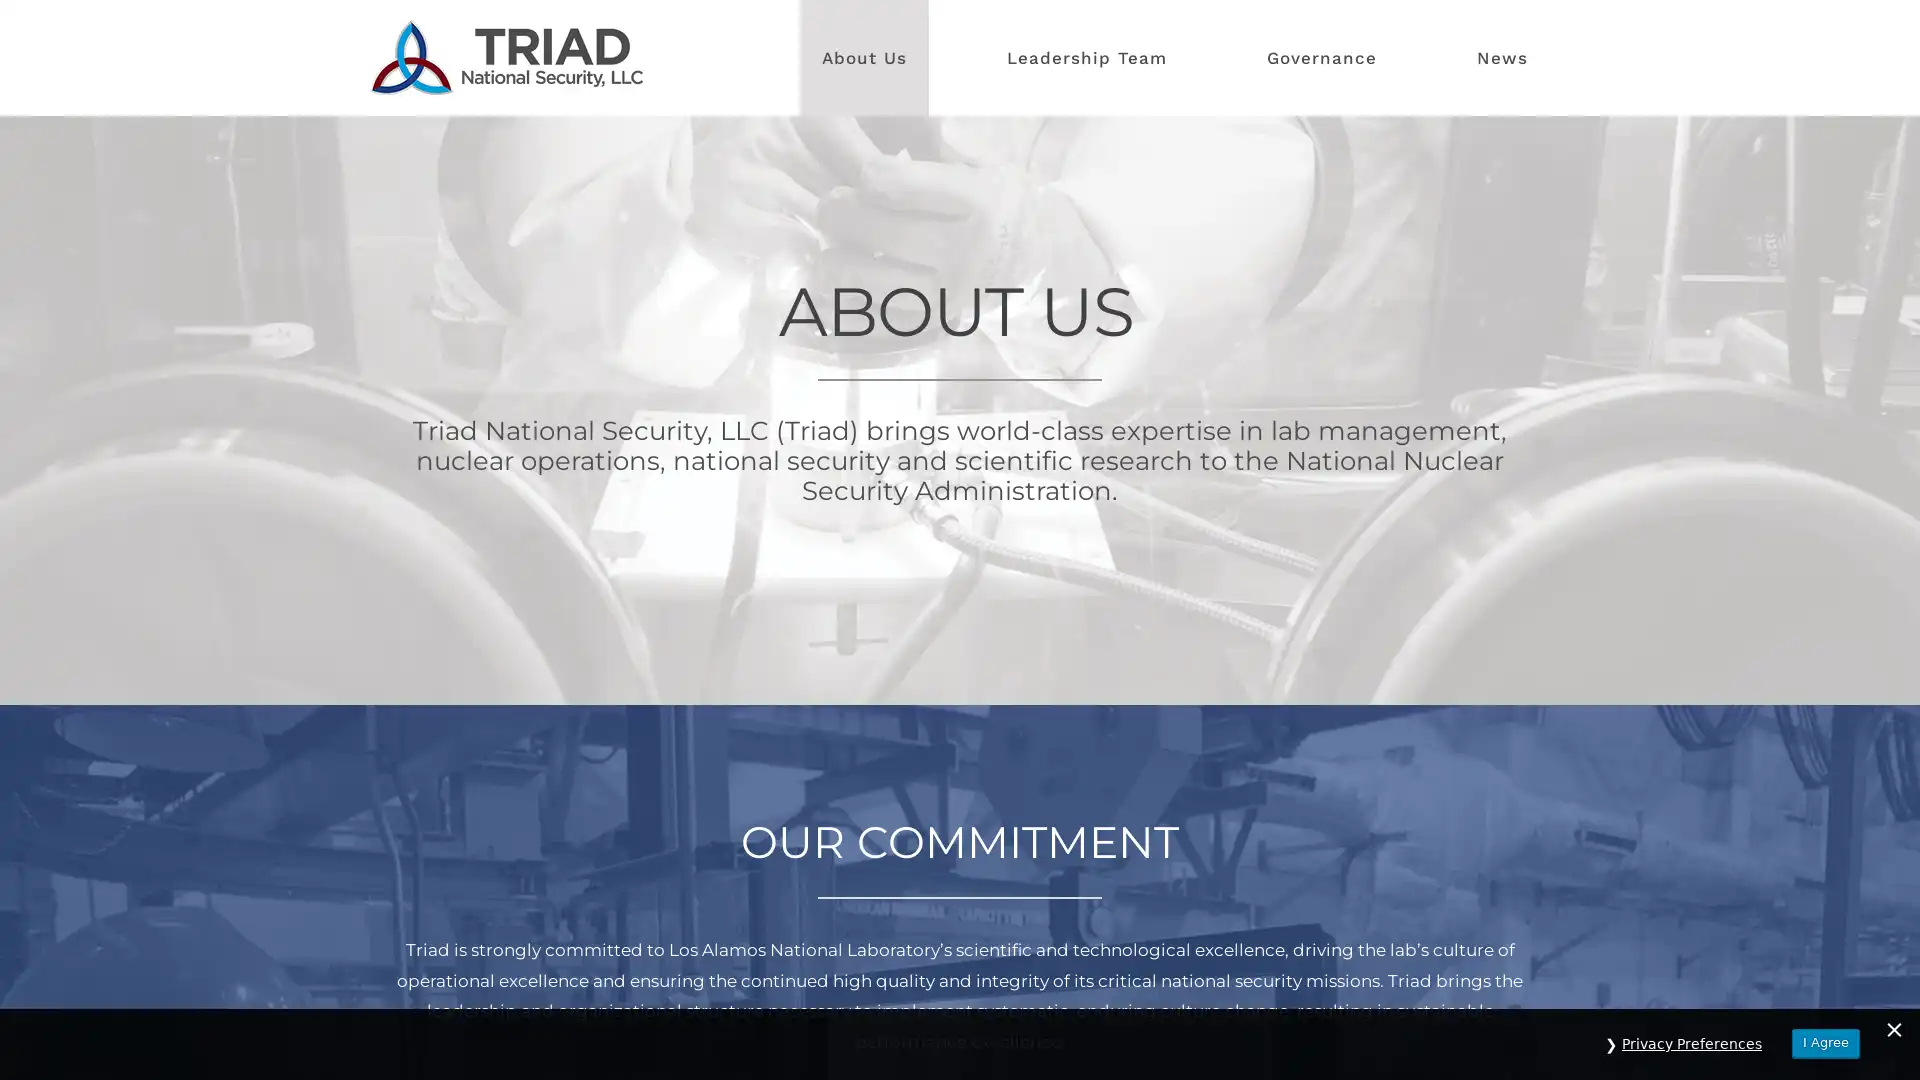 This screenshot has height=1080, width=1920. I want to click on I Agree, so click(1825, 1042).